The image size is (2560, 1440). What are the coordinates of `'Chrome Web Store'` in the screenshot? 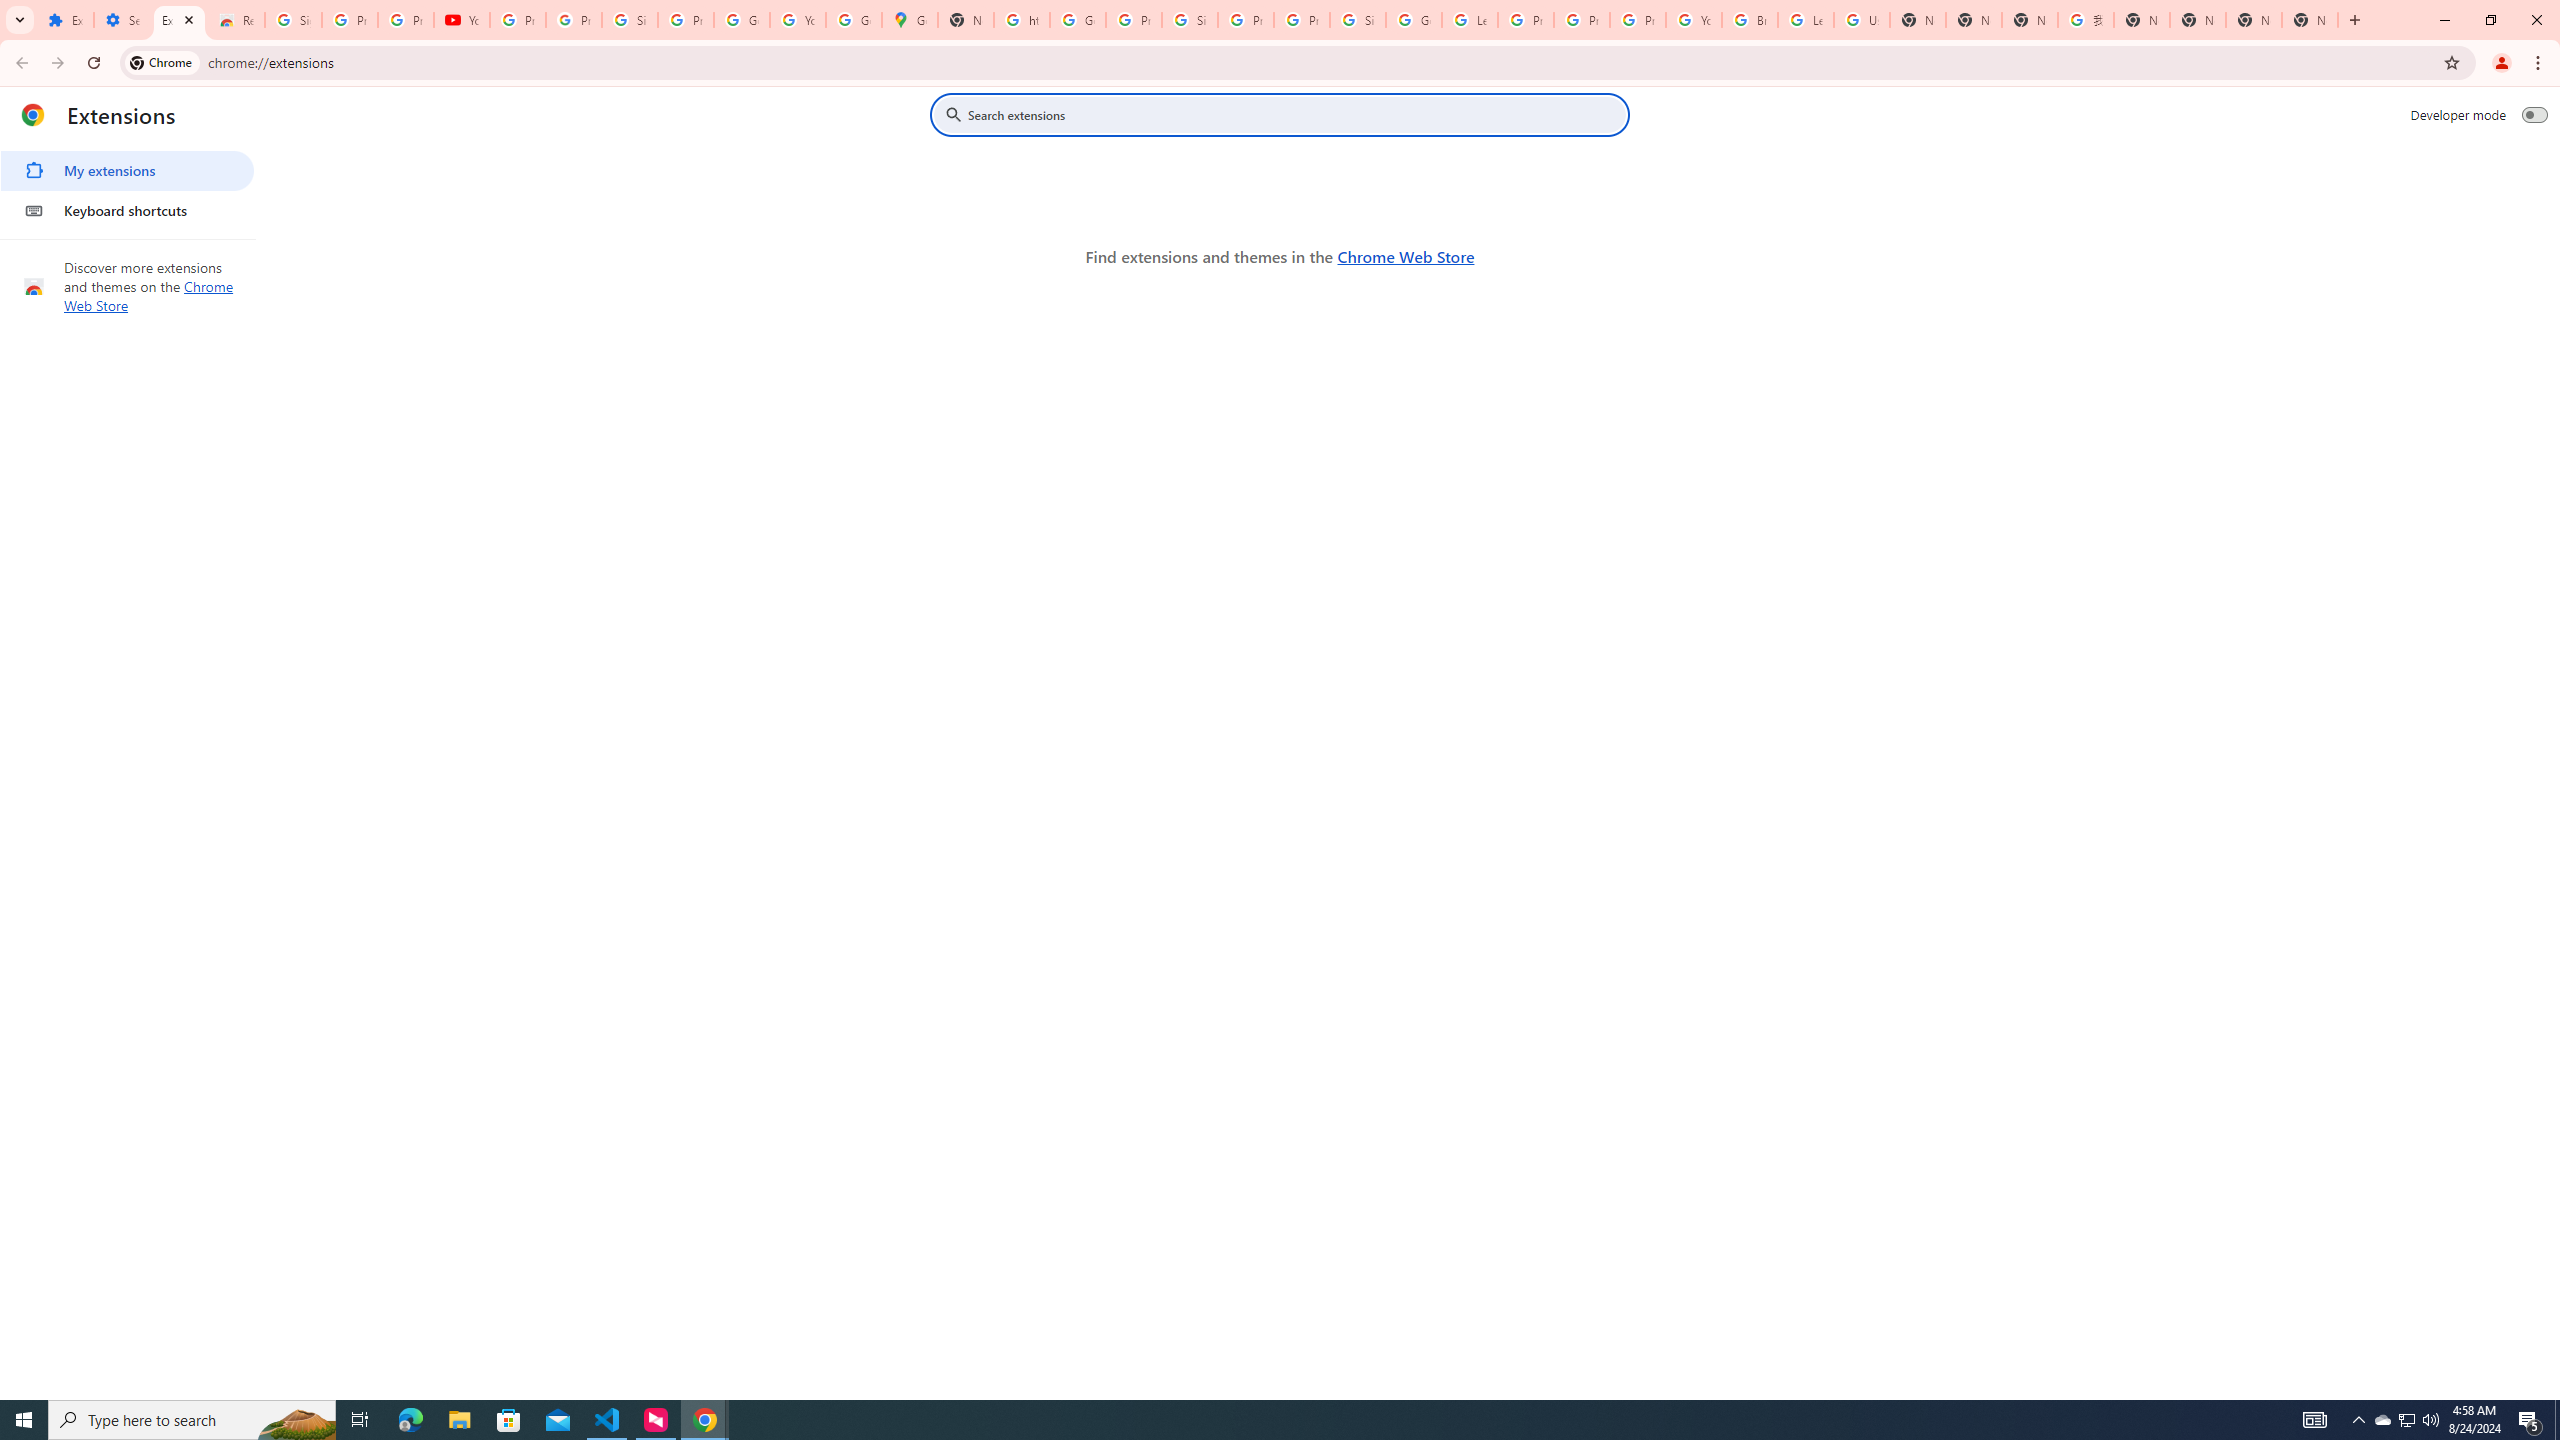 It's located at (1405, 256).